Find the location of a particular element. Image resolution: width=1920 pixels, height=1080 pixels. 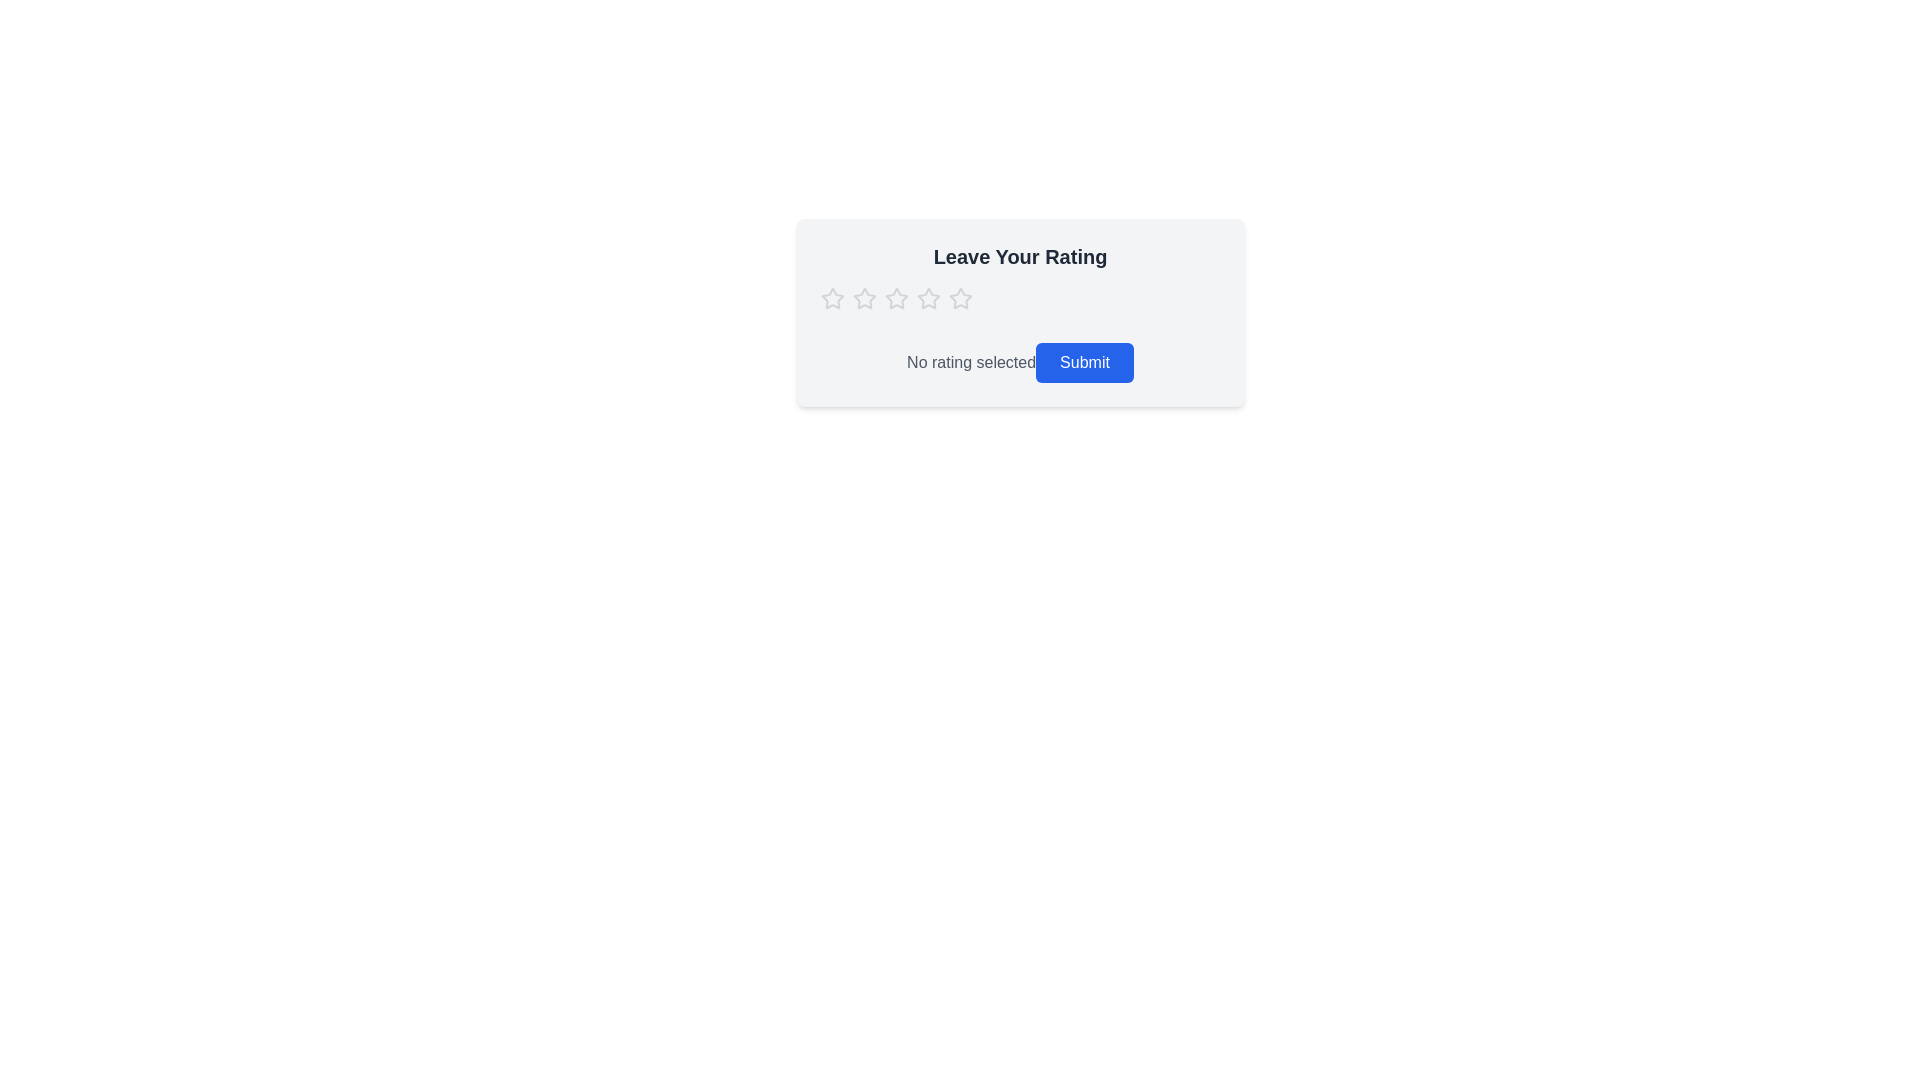

the first star icon in the rating component is located at coordinates (832, 299).